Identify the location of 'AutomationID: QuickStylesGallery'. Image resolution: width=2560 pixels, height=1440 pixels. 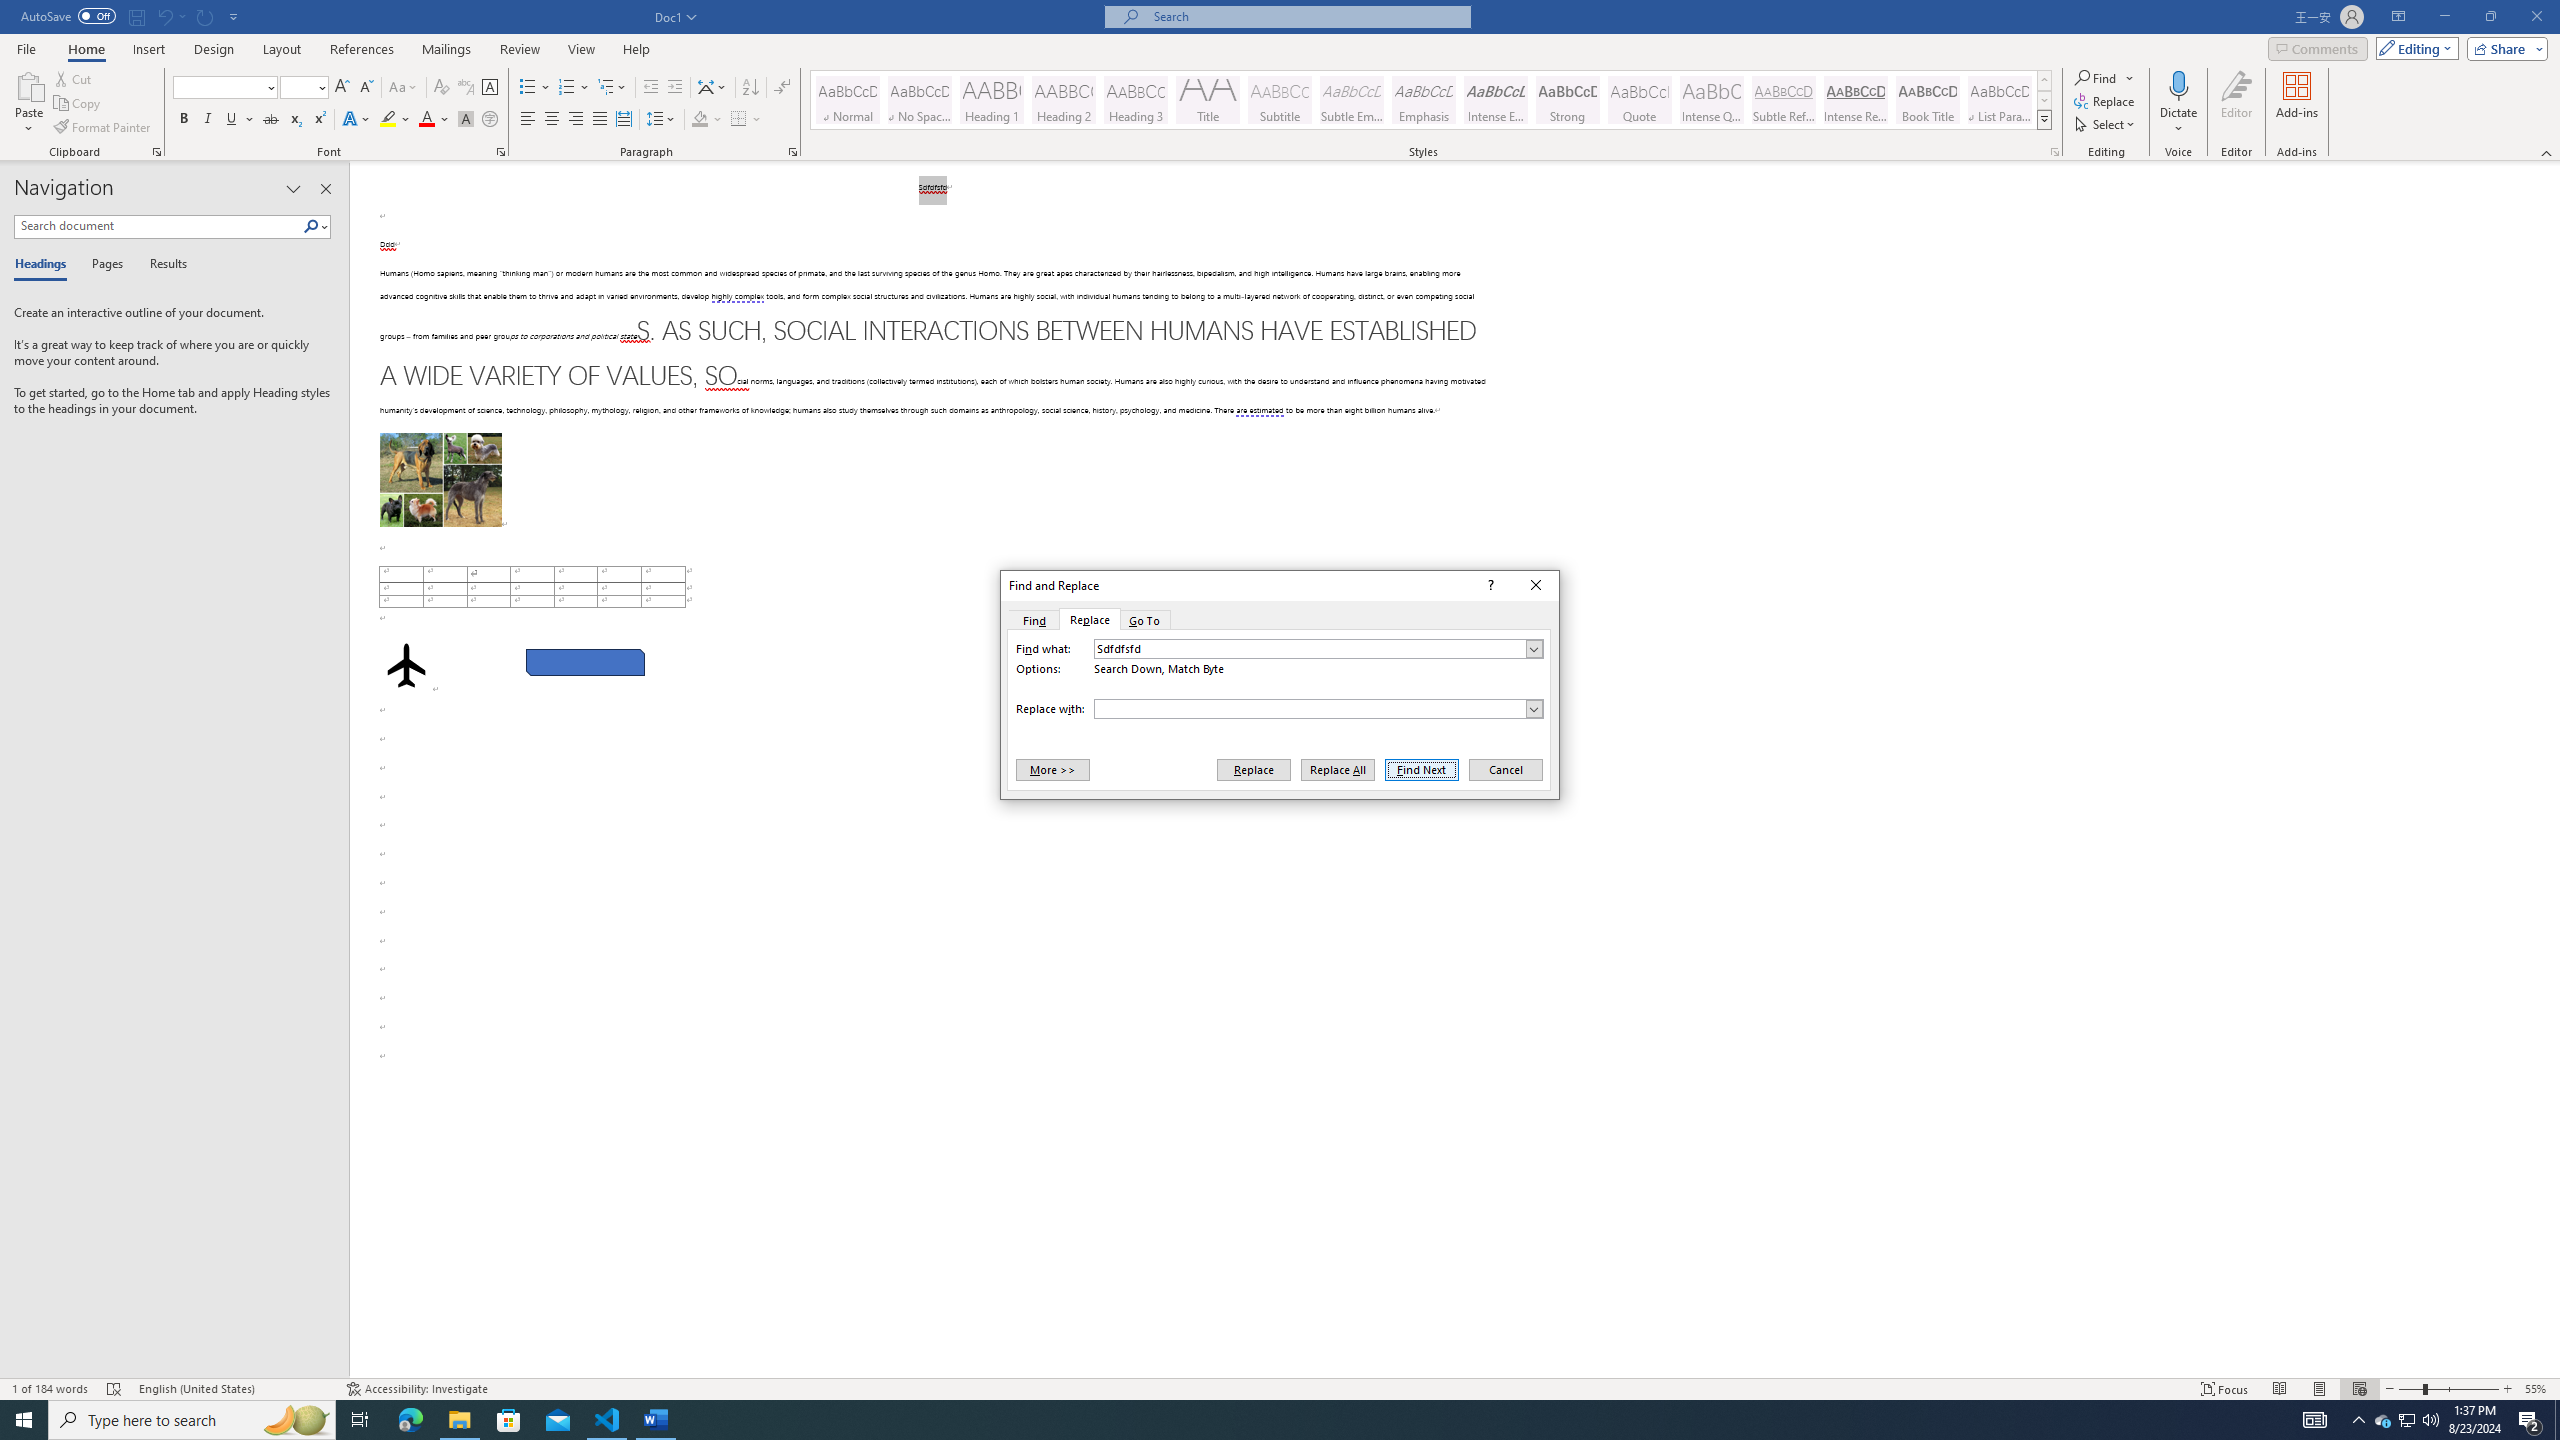
(1431, 99).